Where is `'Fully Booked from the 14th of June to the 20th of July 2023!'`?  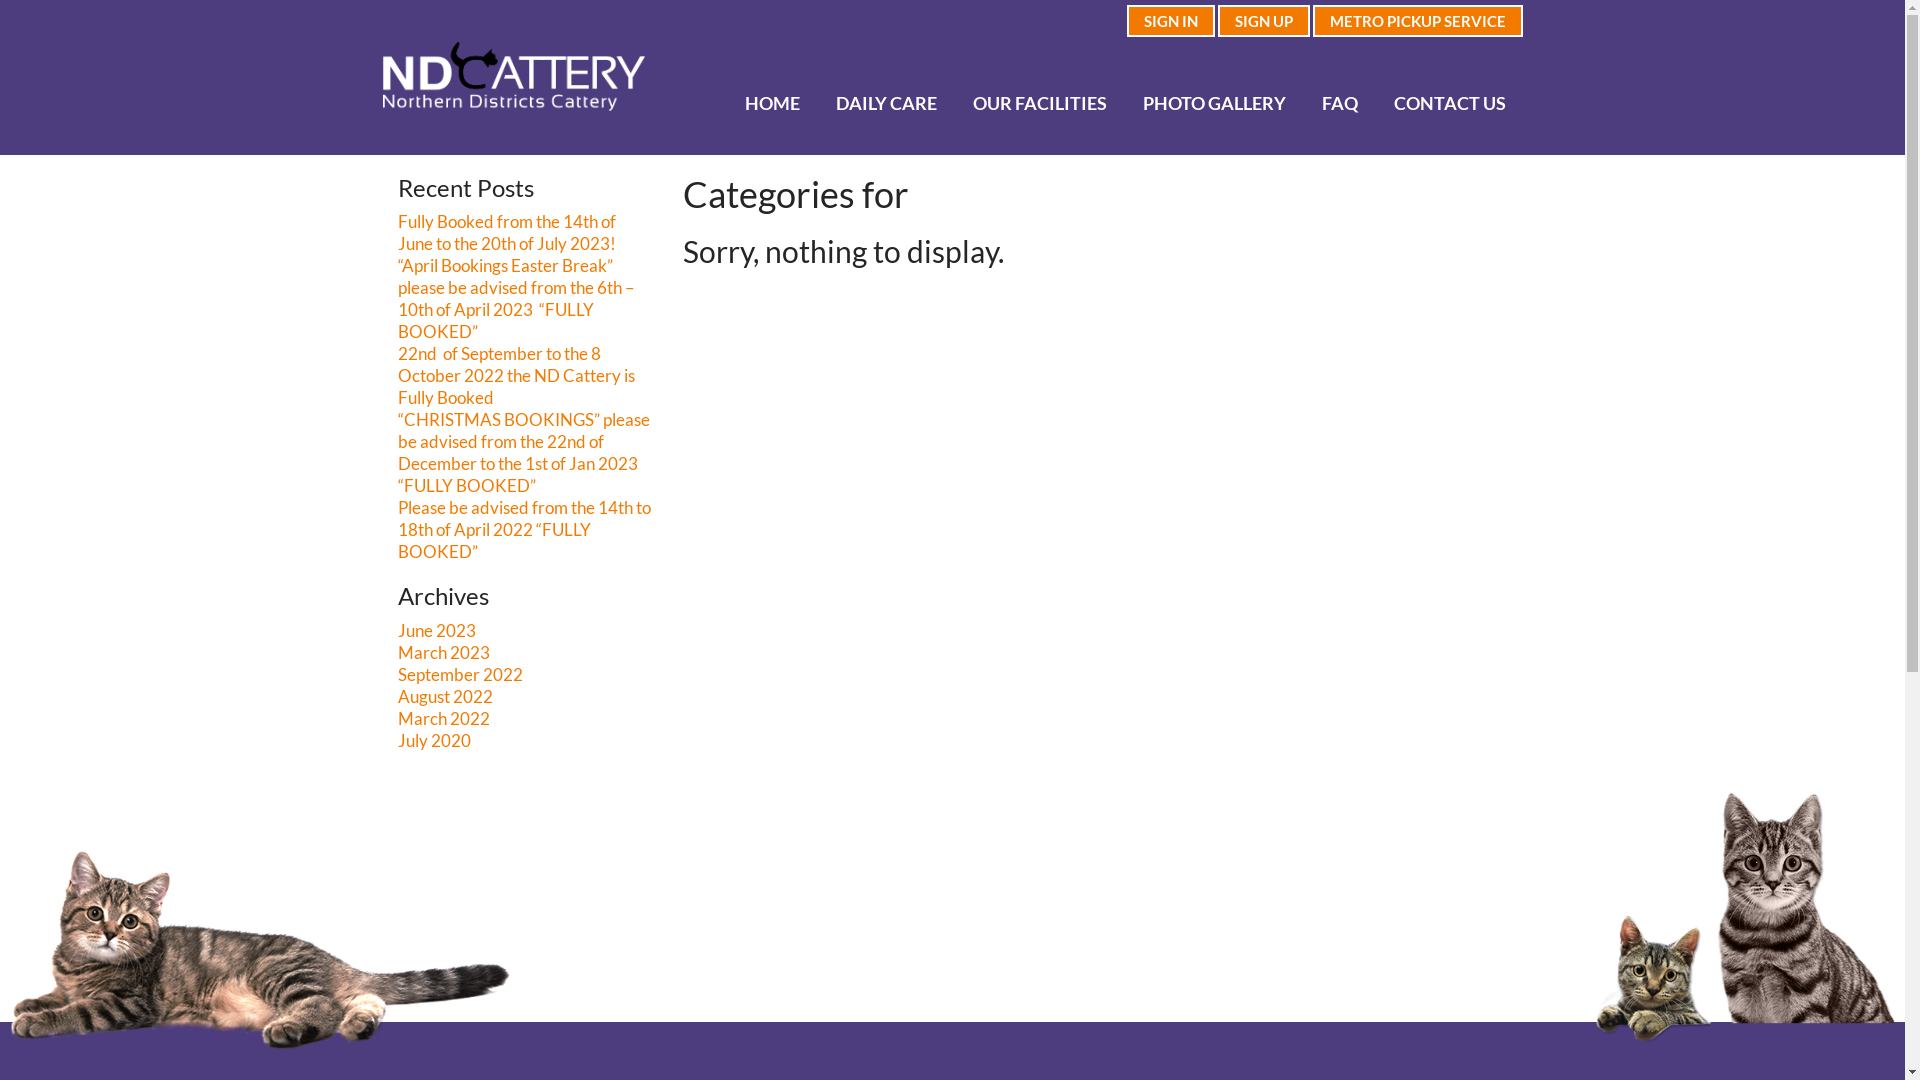
'Fully Booked from the 14th of June to the 20th of July 2023!' is located at coordinates (398, 231).